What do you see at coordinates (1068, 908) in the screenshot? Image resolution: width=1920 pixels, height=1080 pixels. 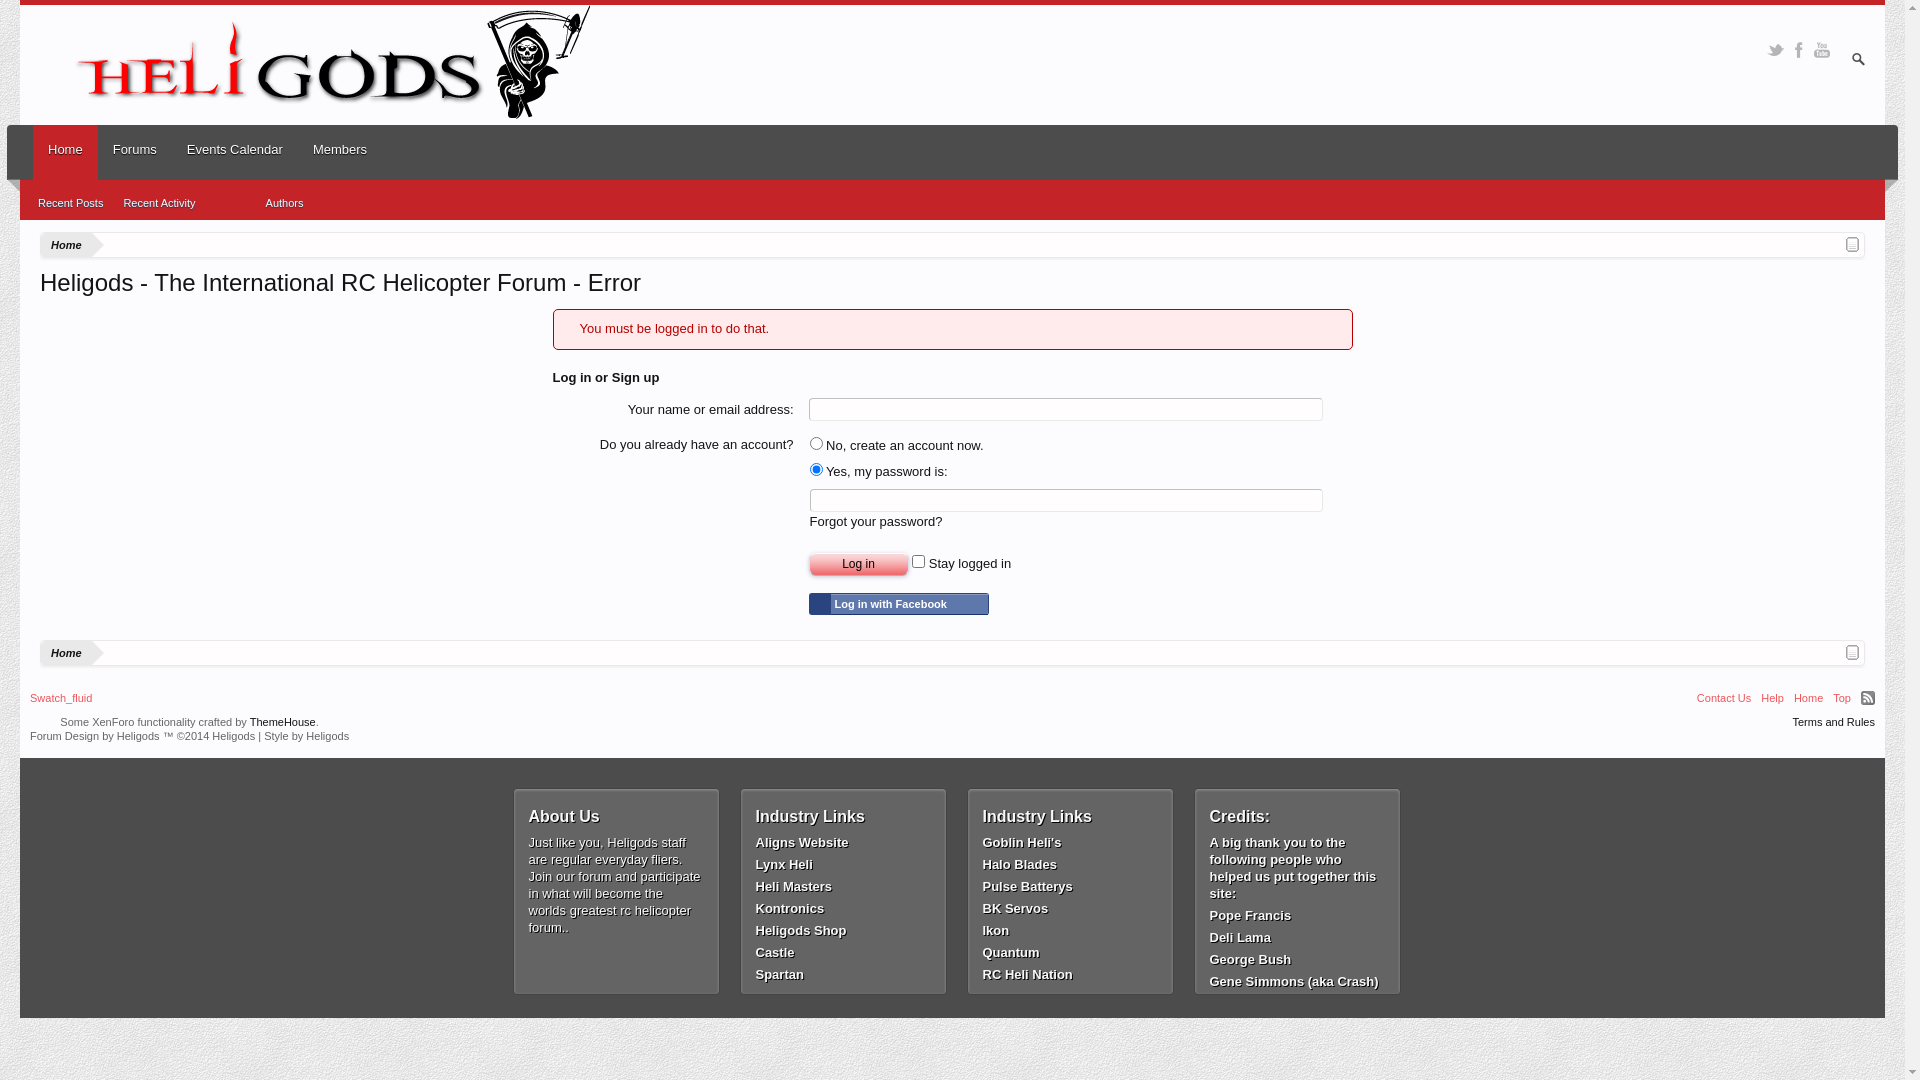 I see `'BK Servos'` at bounding box center [1068, 908].